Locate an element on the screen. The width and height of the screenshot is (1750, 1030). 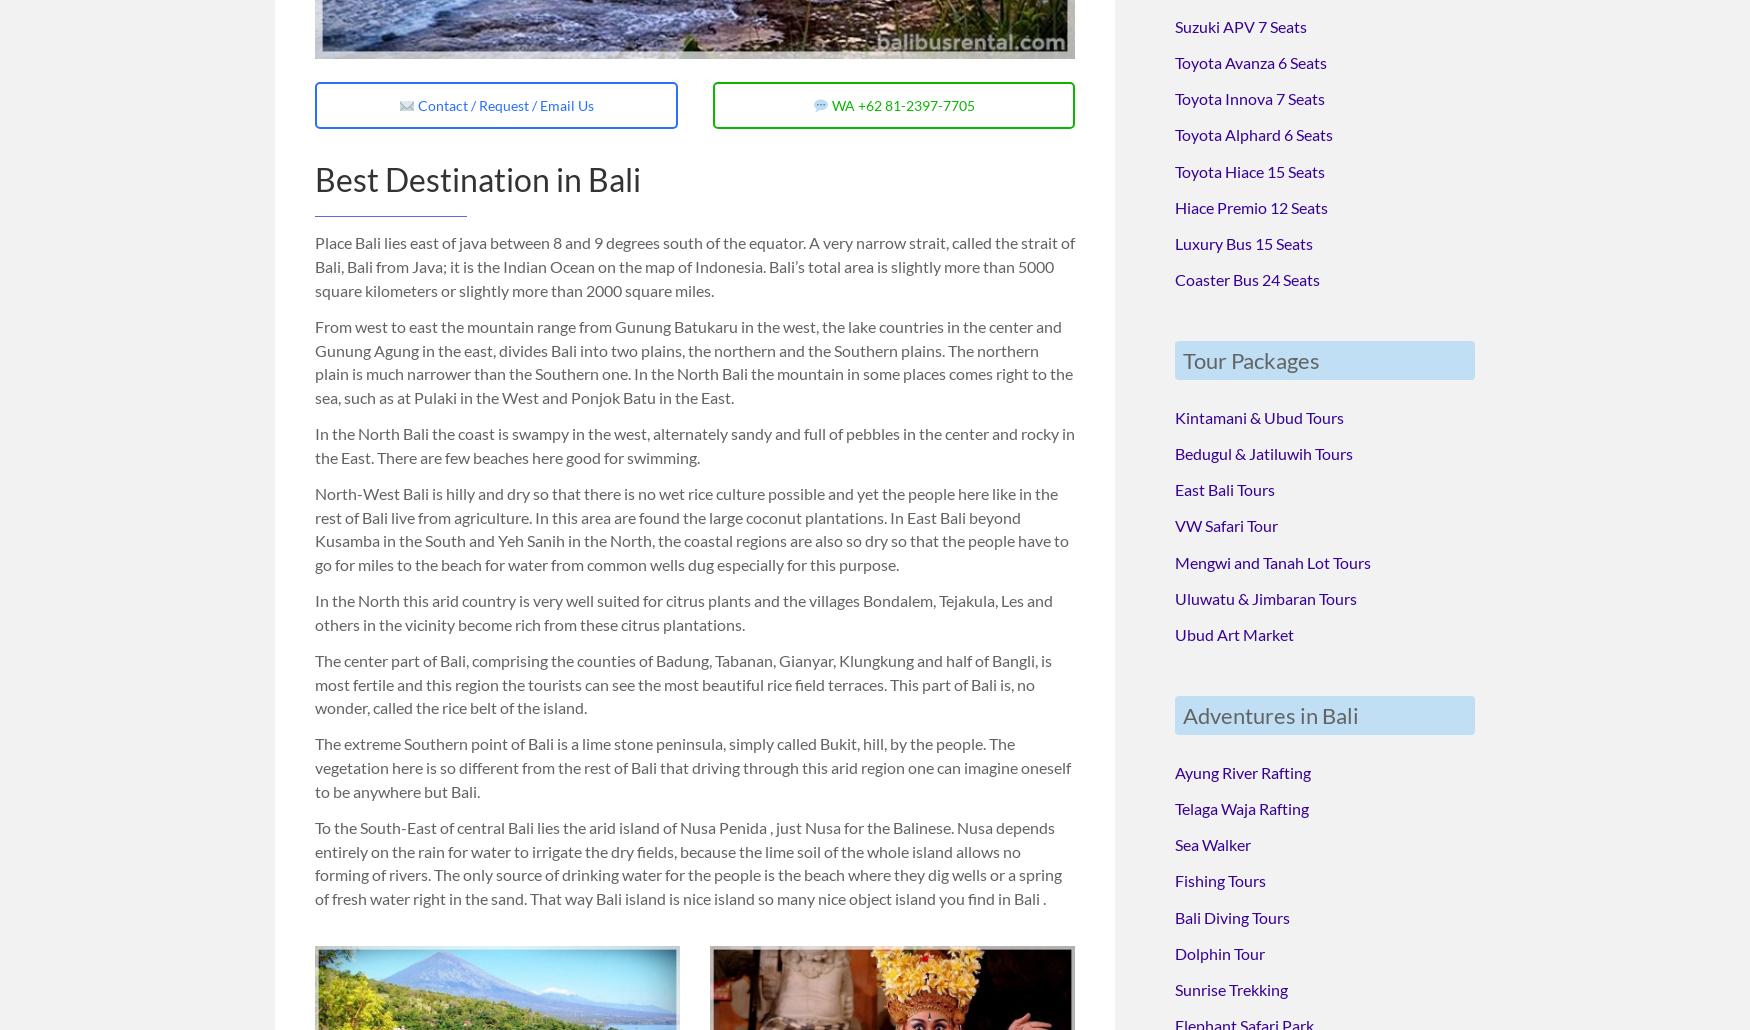
'Toyota Avanza 6 Seats' is located at coordinates (1173, 60).